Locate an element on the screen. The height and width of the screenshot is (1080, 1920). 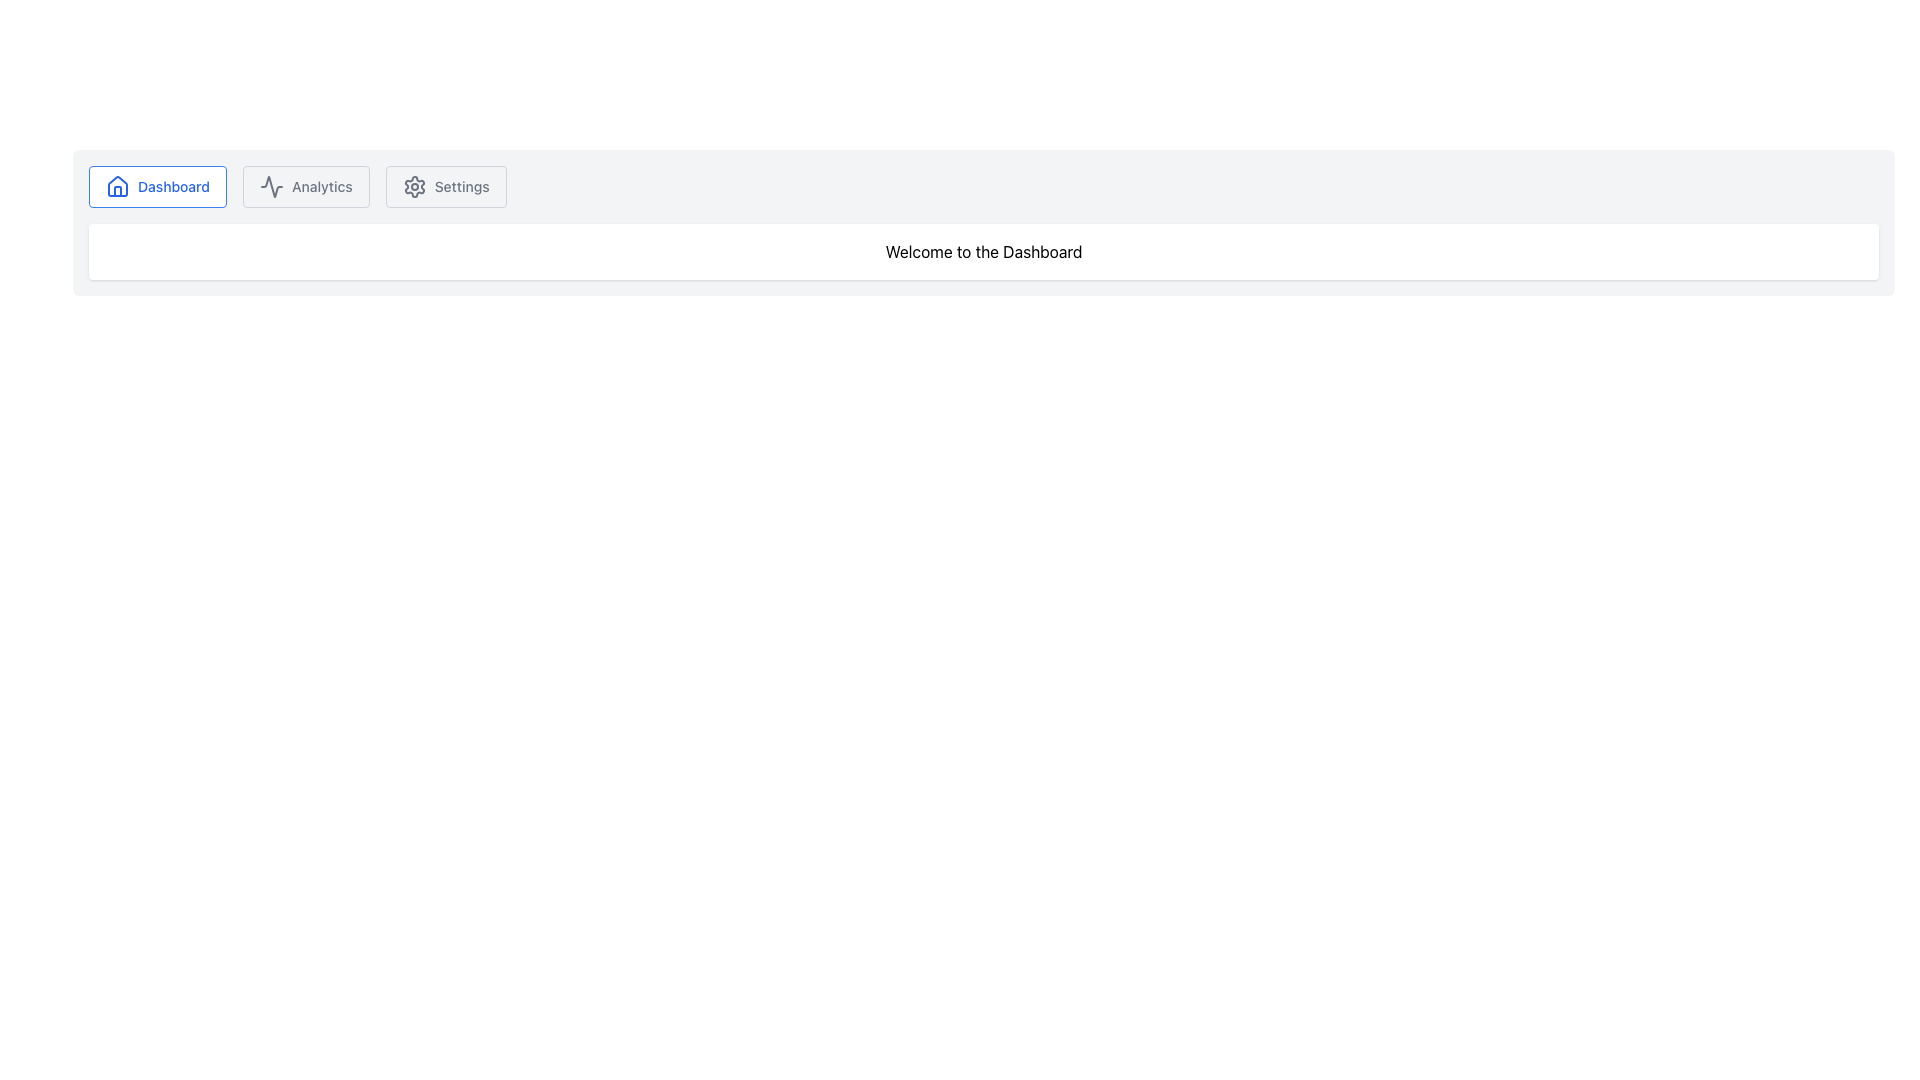
the third button in the horizontal navigation bar, which navigates to the 'Settings' section of the interface is located at coordinates (445, 186).